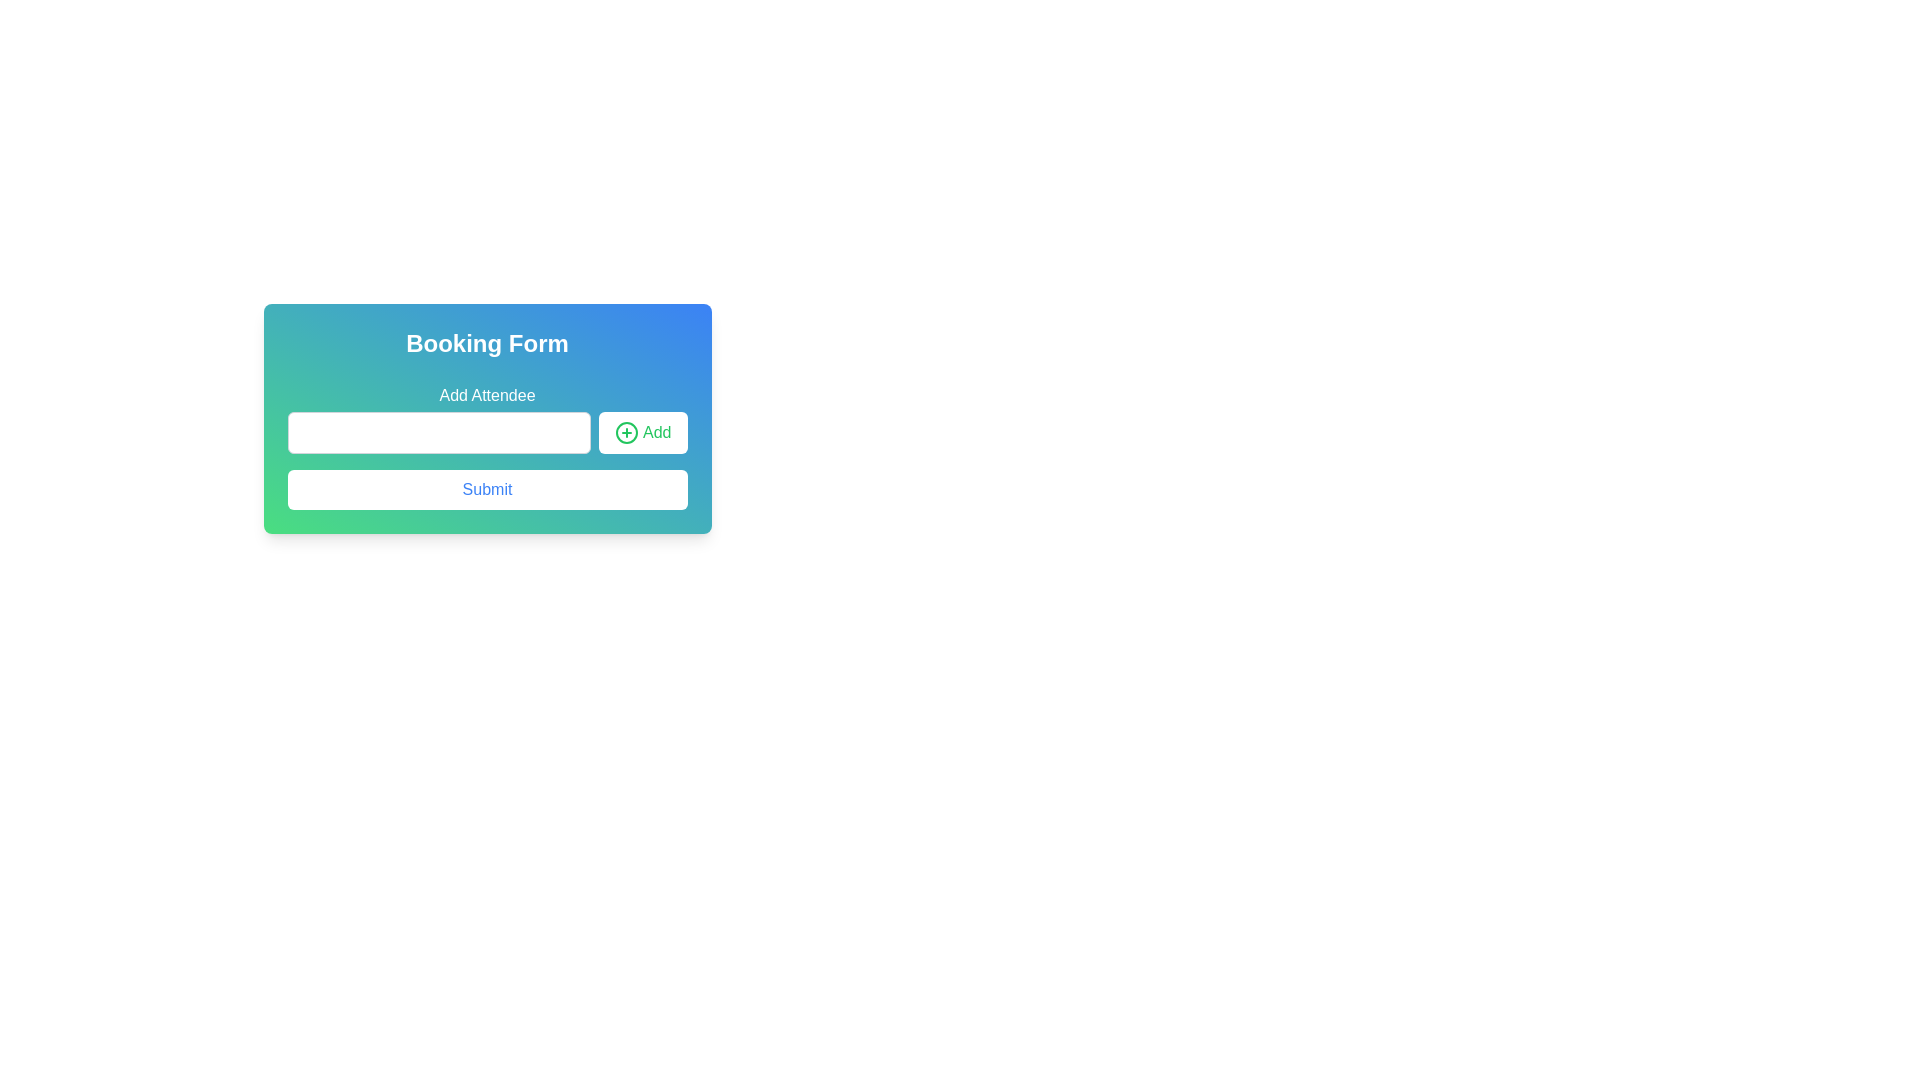 The image size is (1920, 1080). What do you see at coordinates (626, 432) in the screenshot?
I see `the icon that symbolizes adding an entry, located inside a button to the right of the 'Add Attendee' text field` at bounding box center [626, 432].